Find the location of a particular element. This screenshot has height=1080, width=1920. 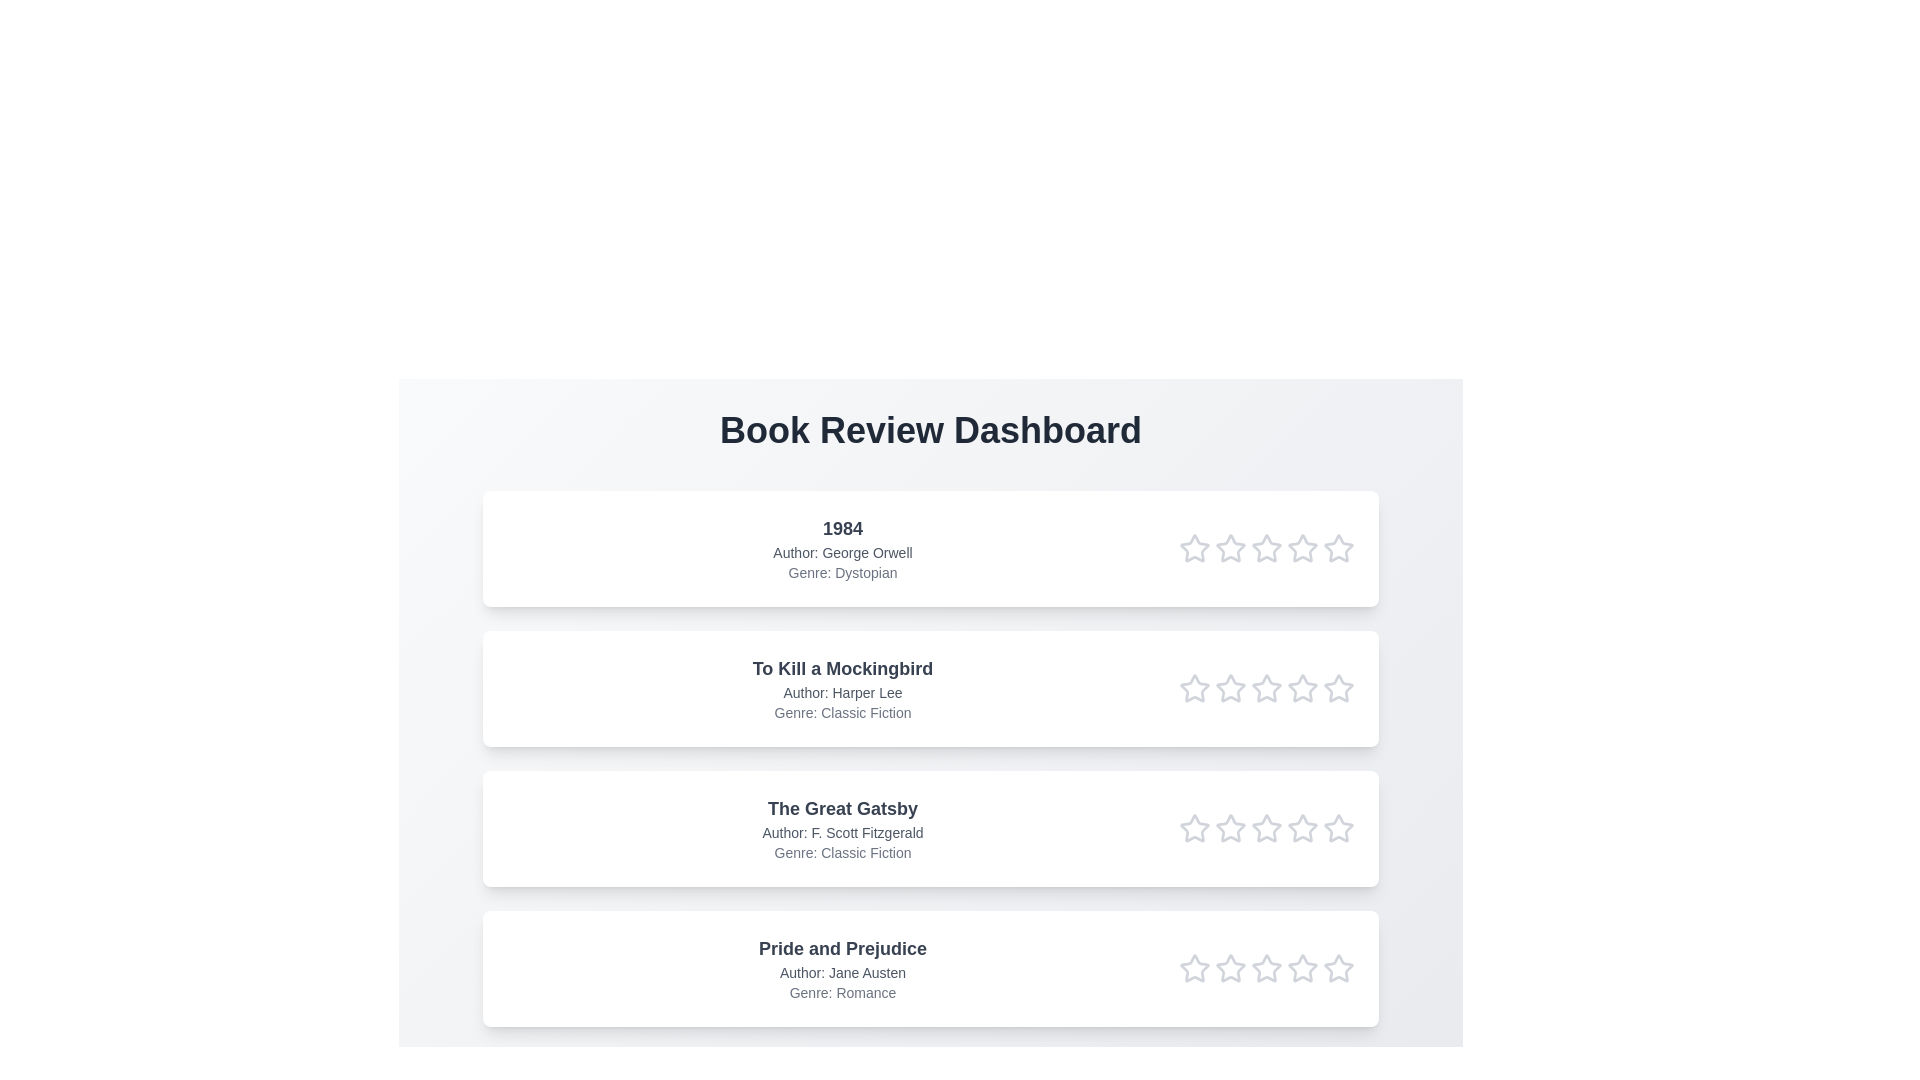

the star corresponding to 3 in the rating row of the book titled To Kill a Mockingbird is located at coordinates (1266, 688).